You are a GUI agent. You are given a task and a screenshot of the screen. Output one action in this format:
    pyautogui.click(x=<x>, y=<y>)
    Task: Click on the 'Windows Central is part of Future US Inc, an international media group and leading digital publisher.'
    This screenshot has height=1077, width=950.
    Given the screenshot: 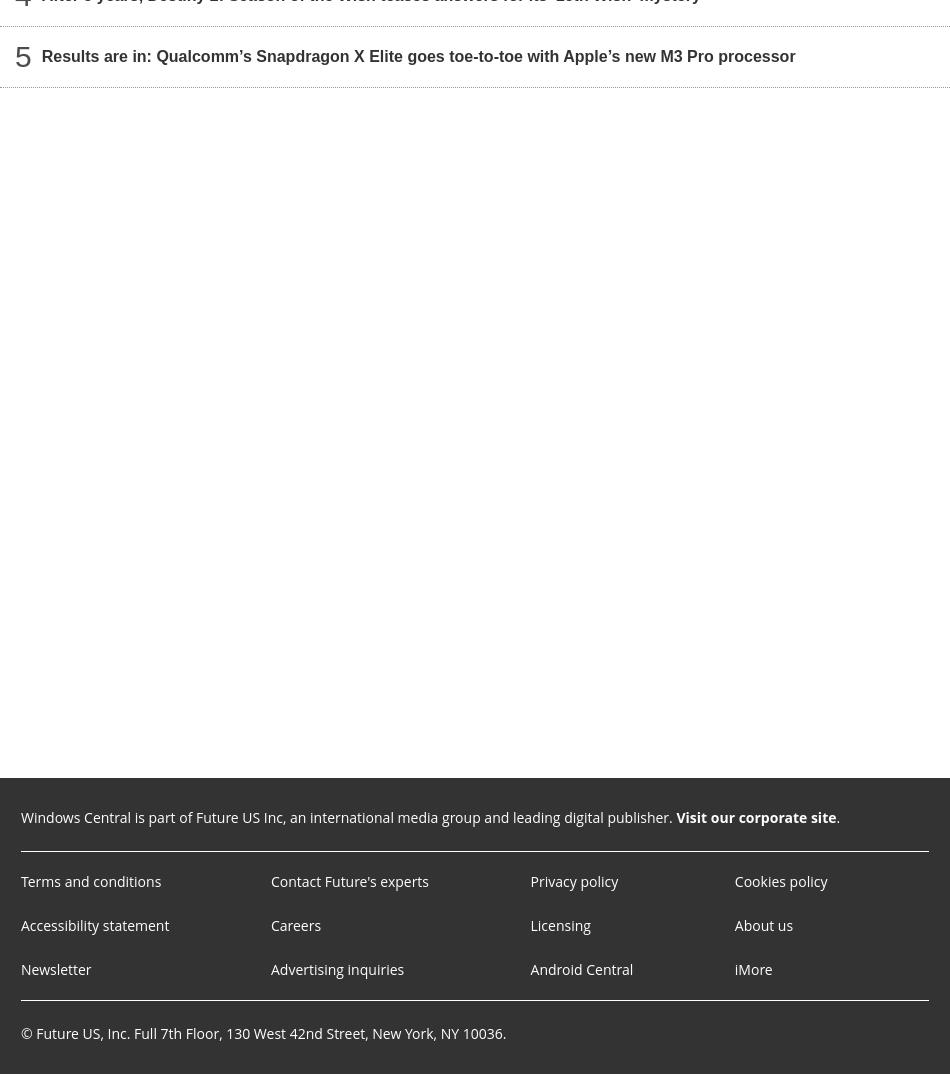 What is the action you would take?
    pyautogui.click(x=347, y=817)
    